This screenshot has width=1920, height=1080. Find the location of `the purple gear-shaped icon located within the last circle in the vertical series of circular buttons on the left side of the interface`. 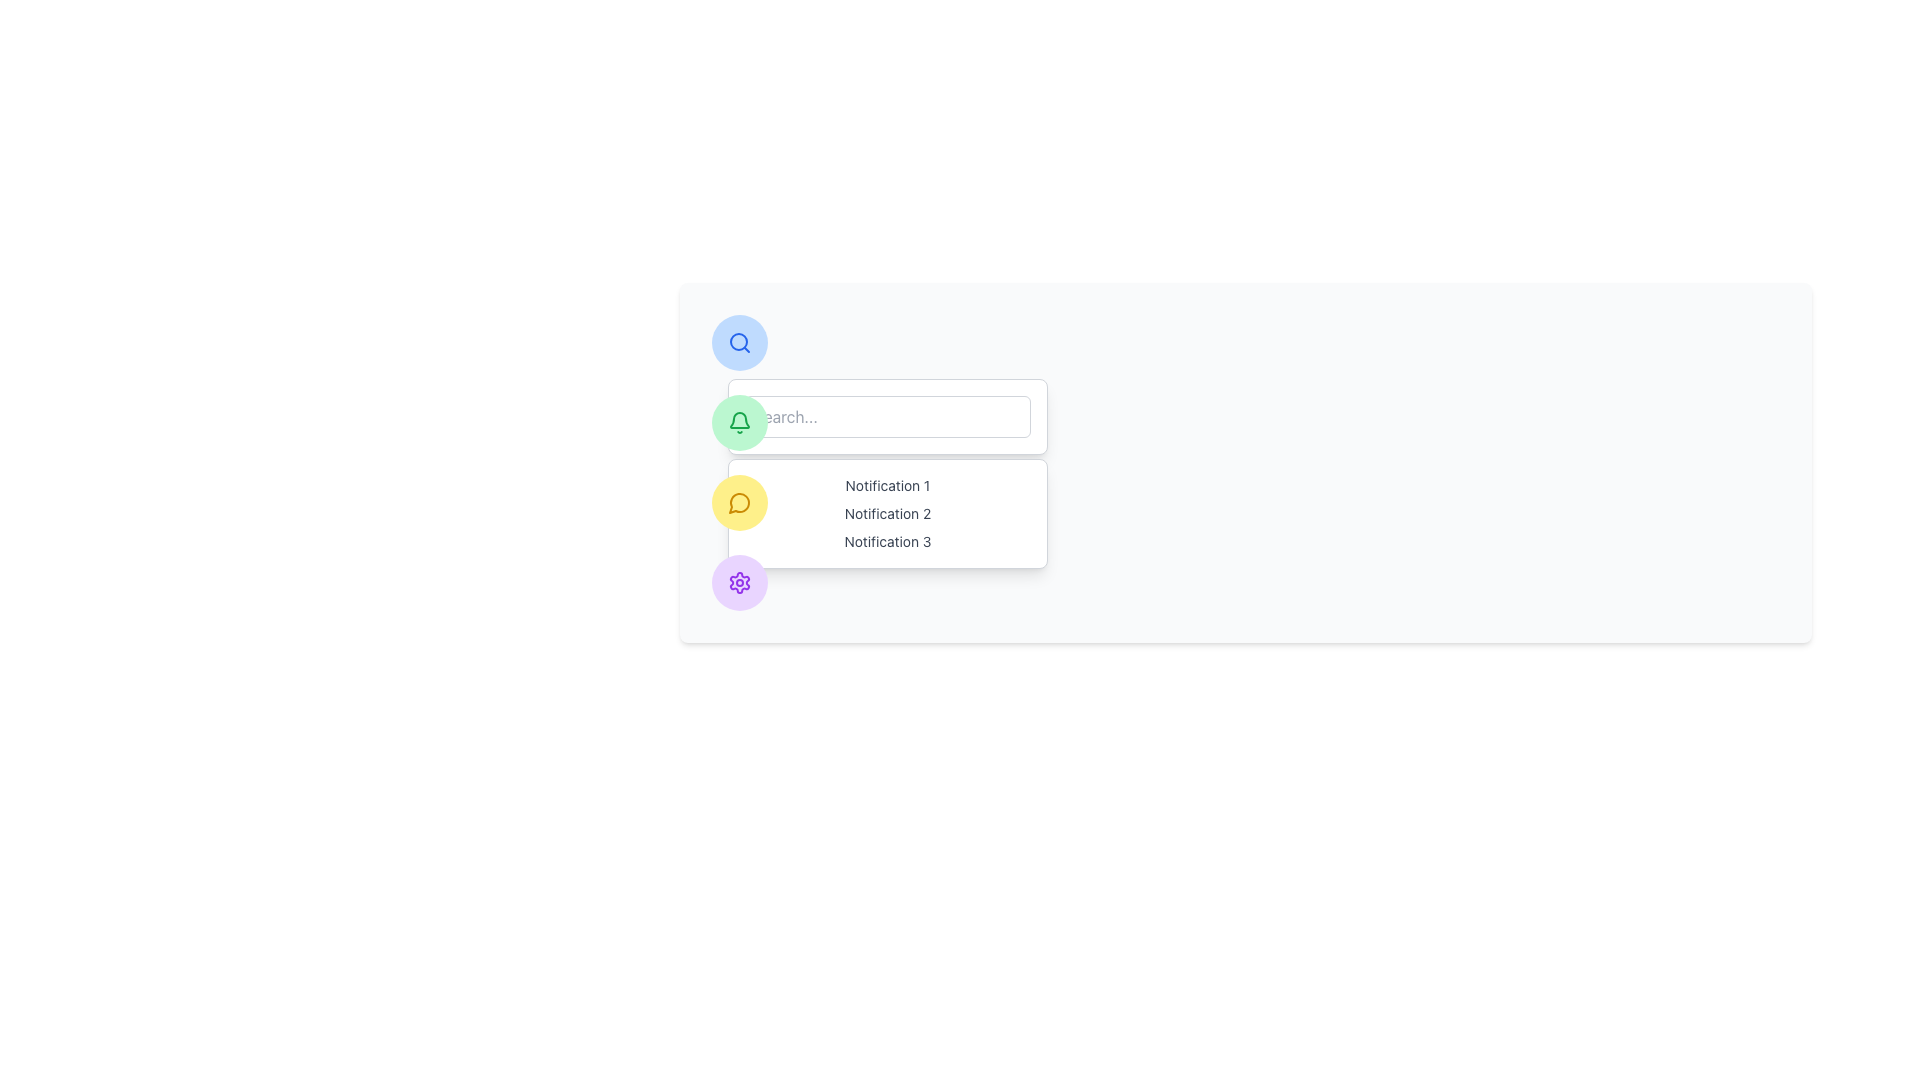

the purple gear-shaped icon located within the last circle in the vertical series of circular buttons on the left side of the interface is located at coordinates (738, 582).